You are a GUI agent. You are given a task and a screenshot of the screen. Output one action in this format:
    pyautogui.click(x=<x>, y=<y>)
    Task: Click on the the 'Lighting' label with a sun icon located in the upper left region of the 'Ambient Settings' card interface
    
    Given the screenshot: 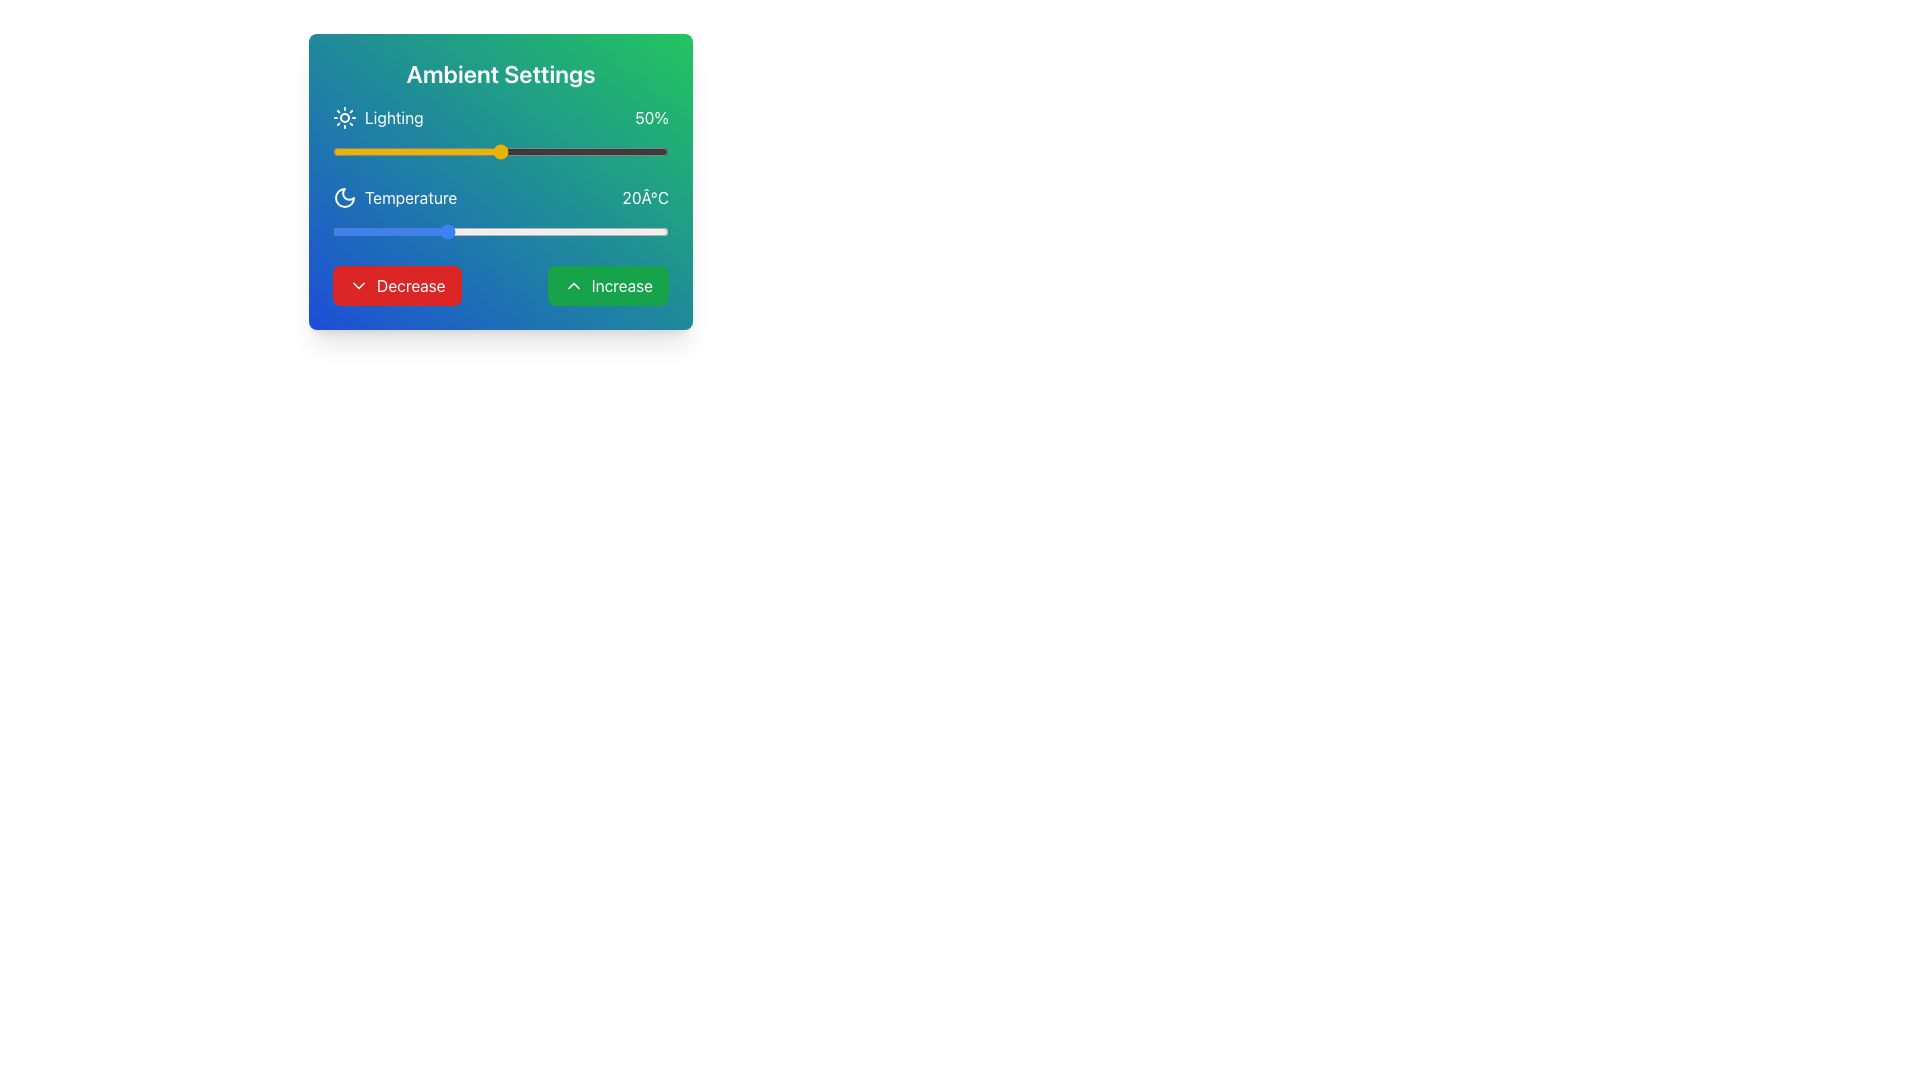 What is the action you would take?
    pyautogui.click(x=378, y=118)
    